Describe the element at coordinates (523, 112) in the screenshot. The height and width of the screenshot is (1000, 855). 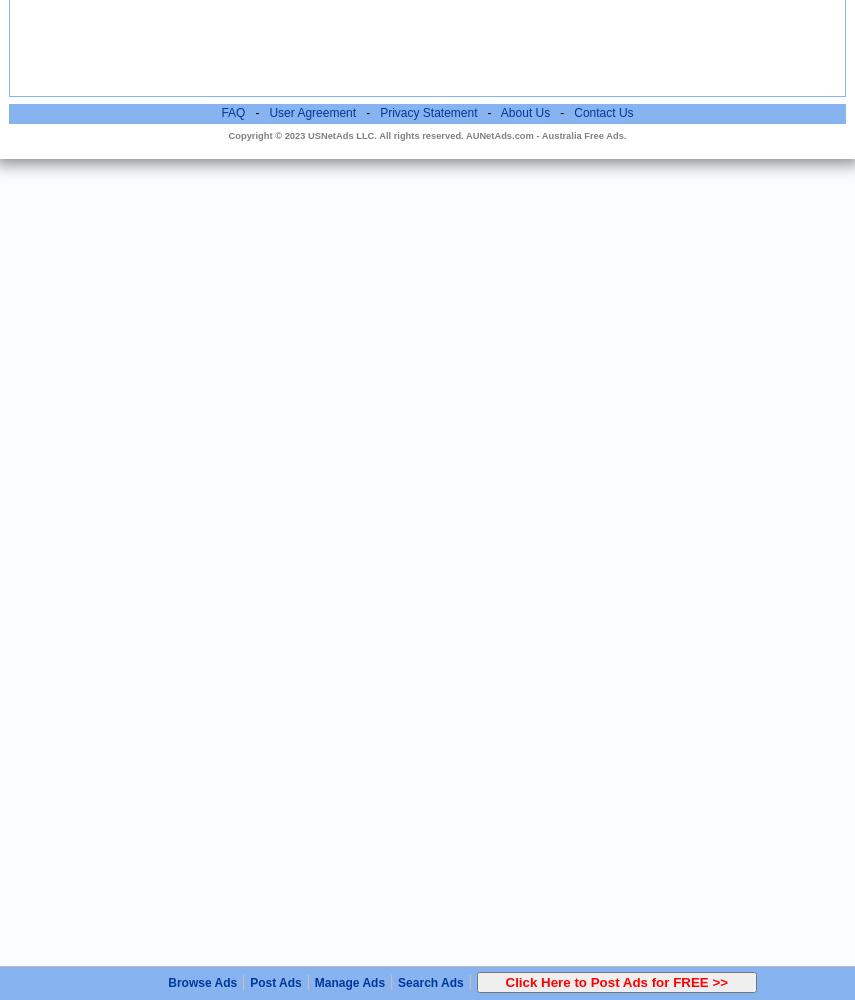
I see `'About Us'` at that location.